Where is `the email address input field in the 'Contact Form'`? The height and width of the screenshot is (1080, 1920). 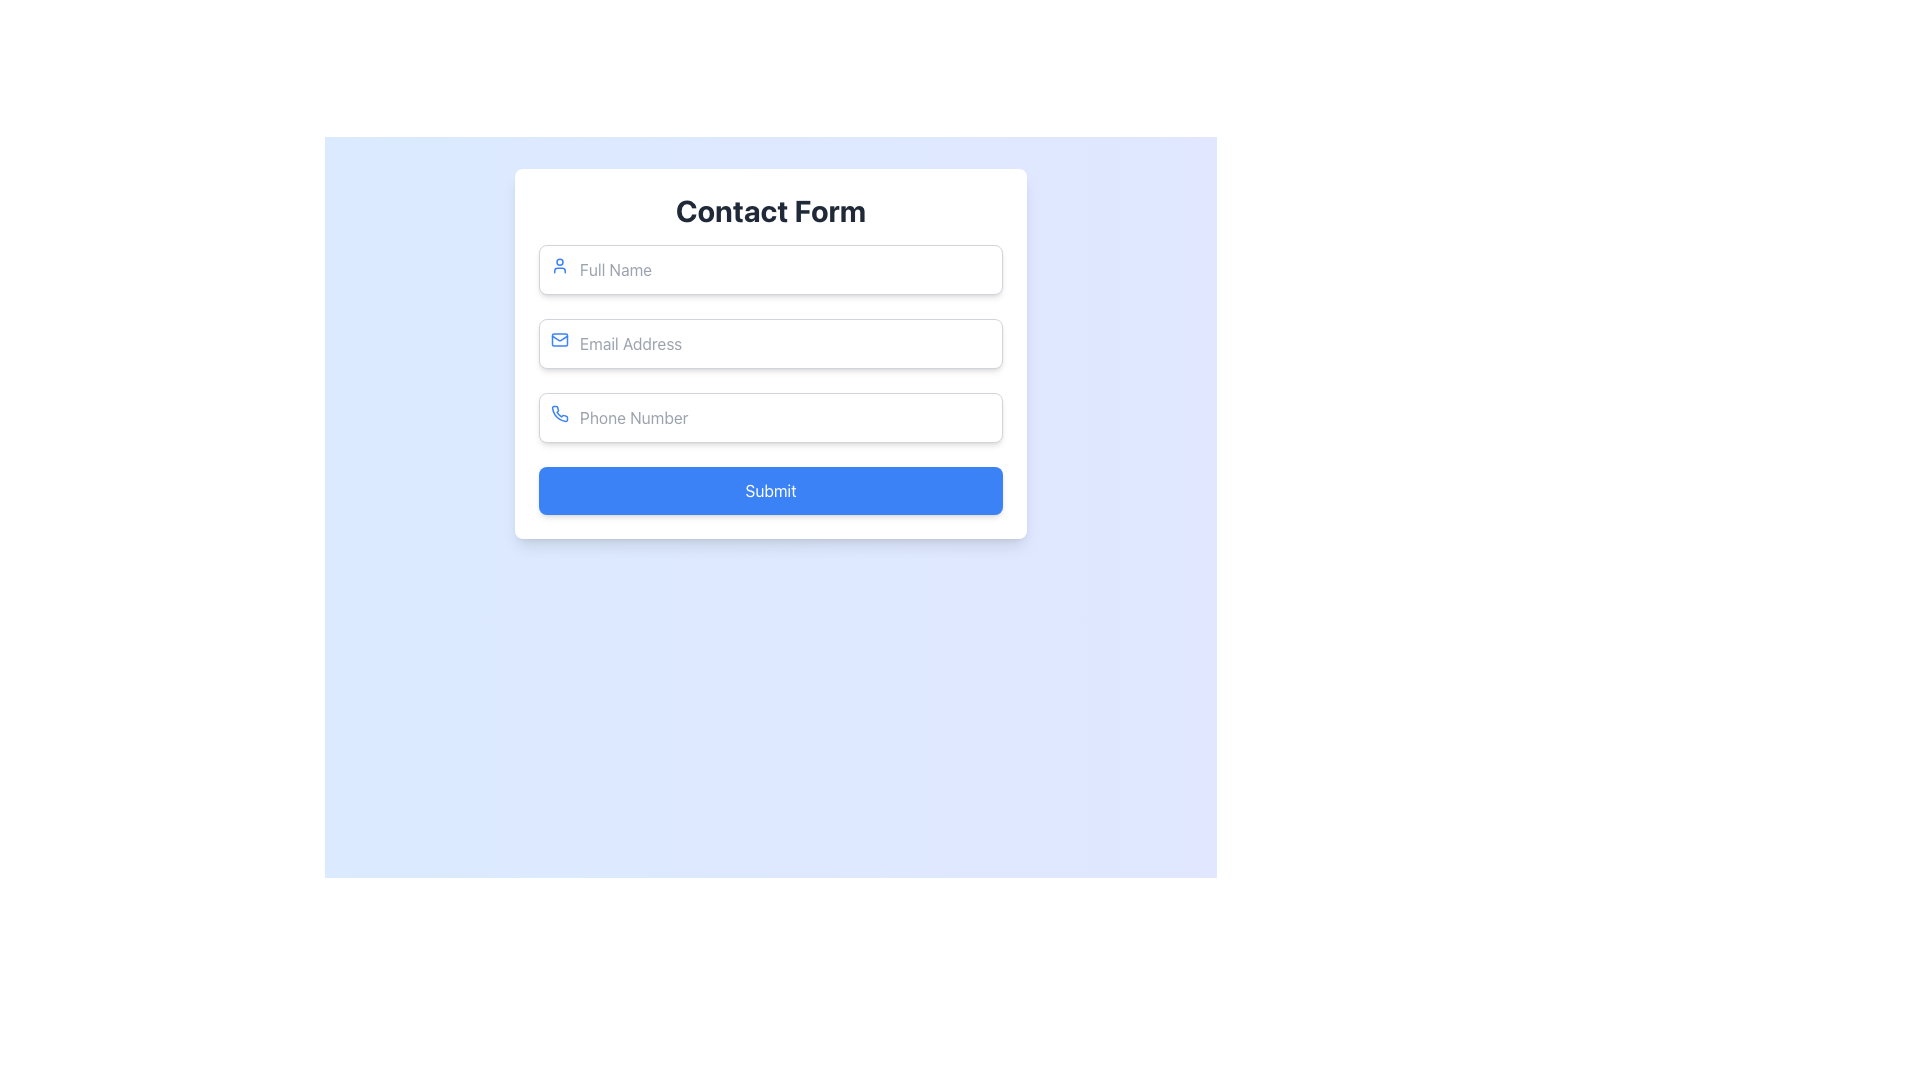 the email address input field in the 'Contact Form' is located at coordinates (770, 353).